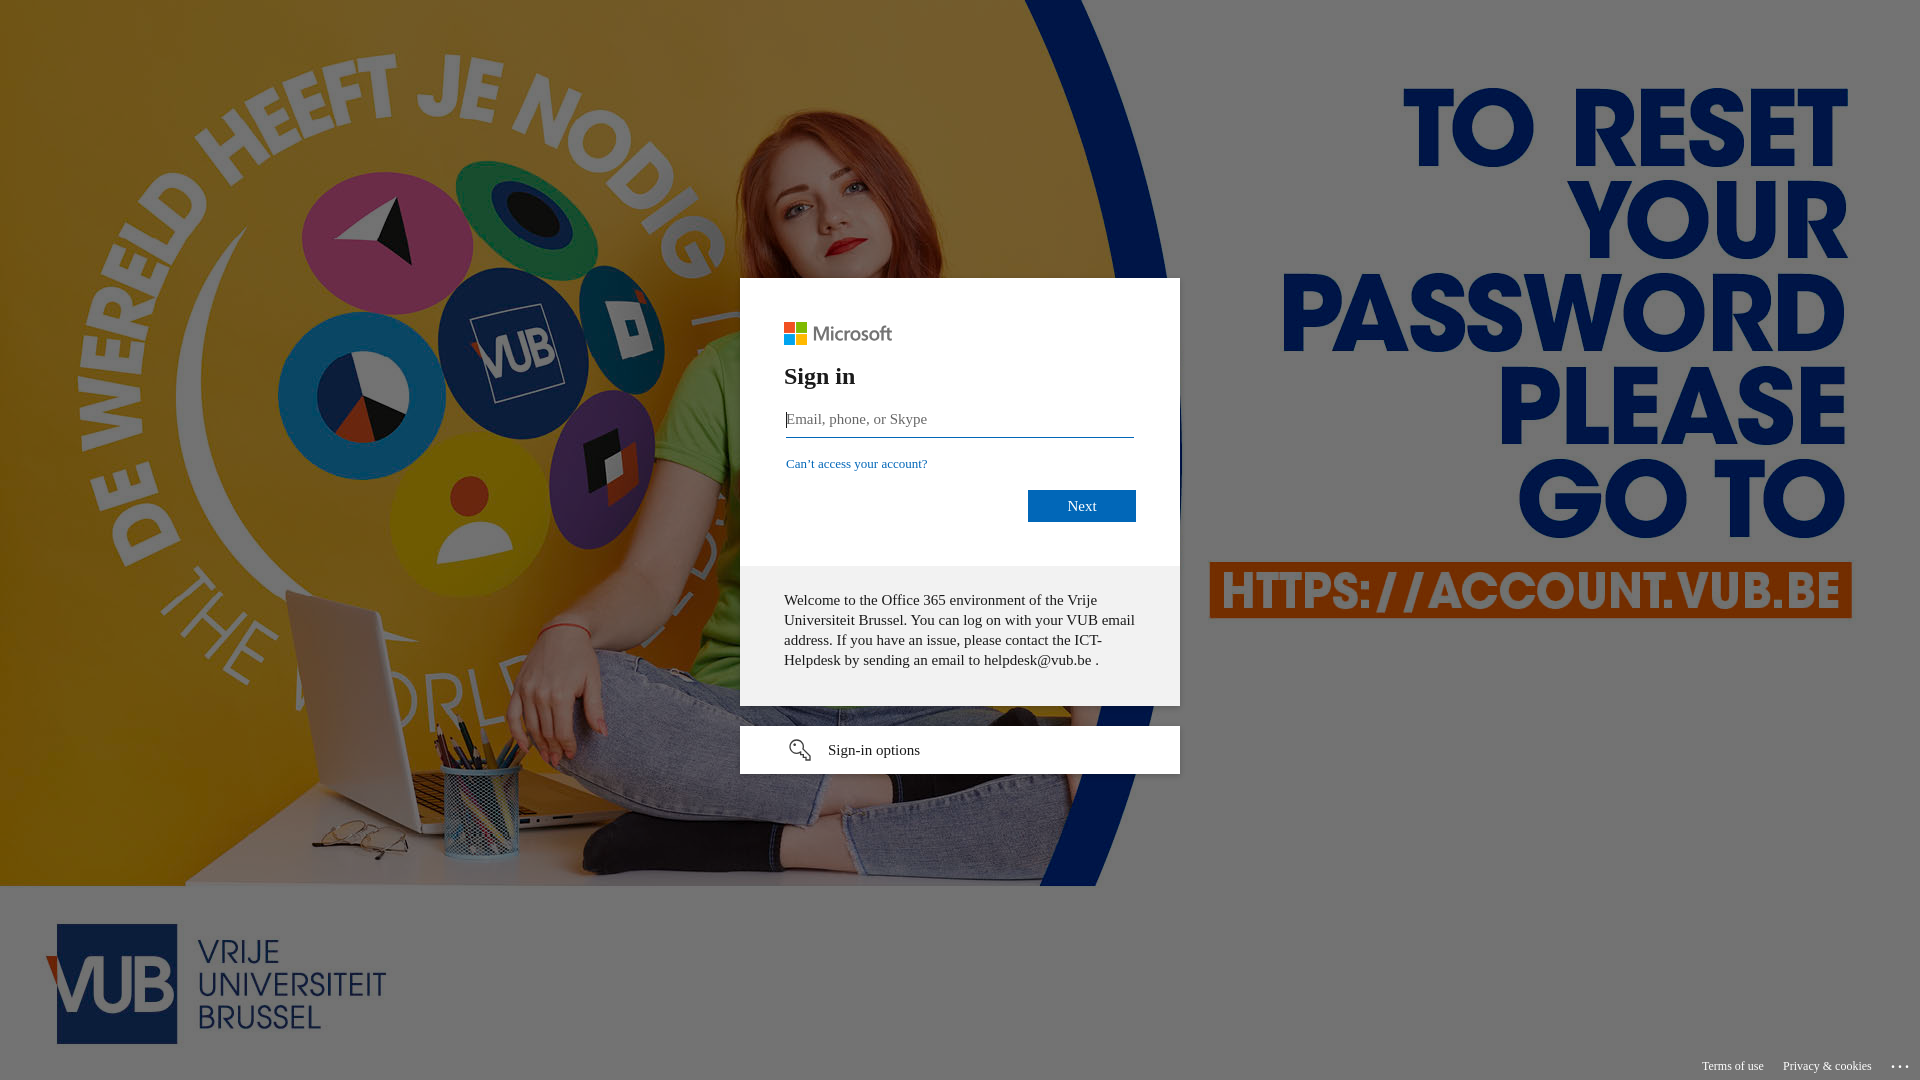 The height and width of the screenshot is (1080, 1920). What do you see at coordinates (1080, 504) in the screenshot?
I see `'Next'` at bounding box center [1080, 504].